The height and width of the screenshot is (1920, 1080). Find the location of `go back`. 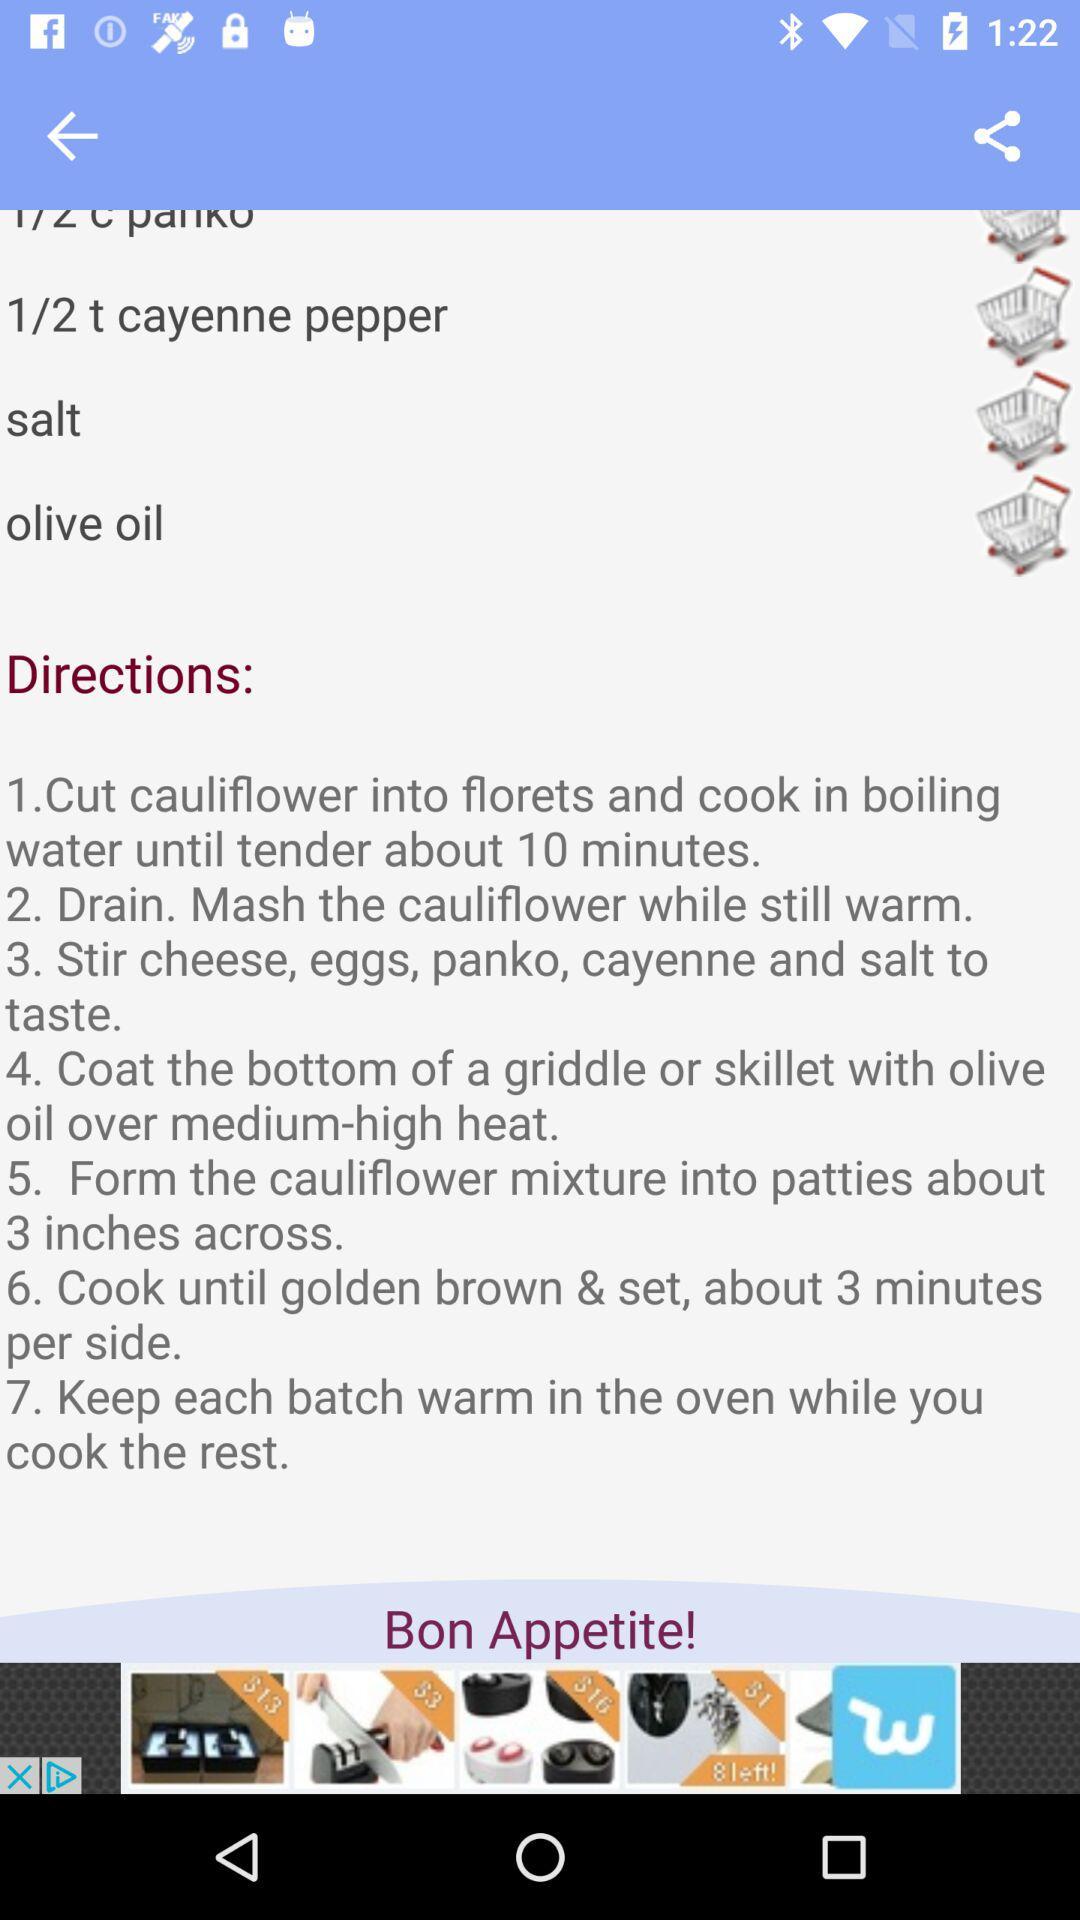

go back is located at coordinates (71, 135).